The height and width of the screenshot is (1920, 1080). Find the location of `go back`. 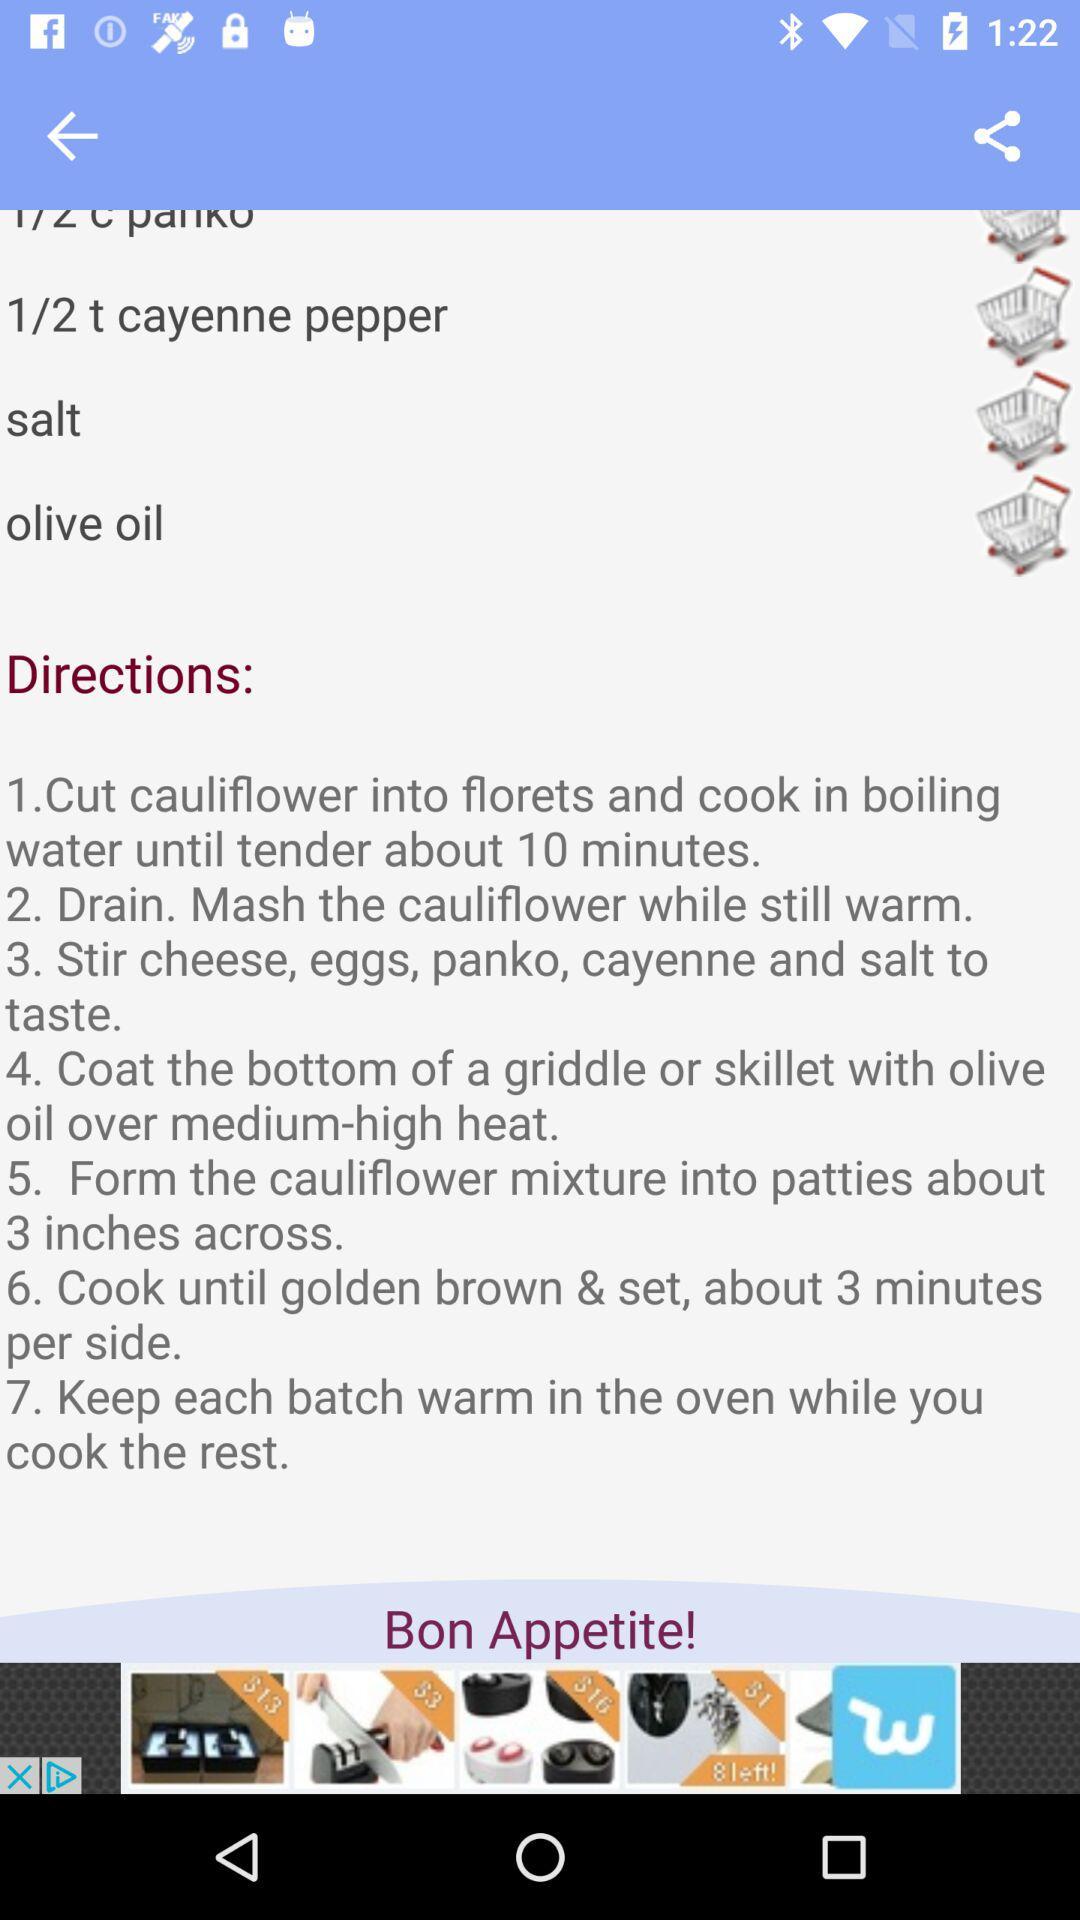

go back is located at coordinates (71, 135).